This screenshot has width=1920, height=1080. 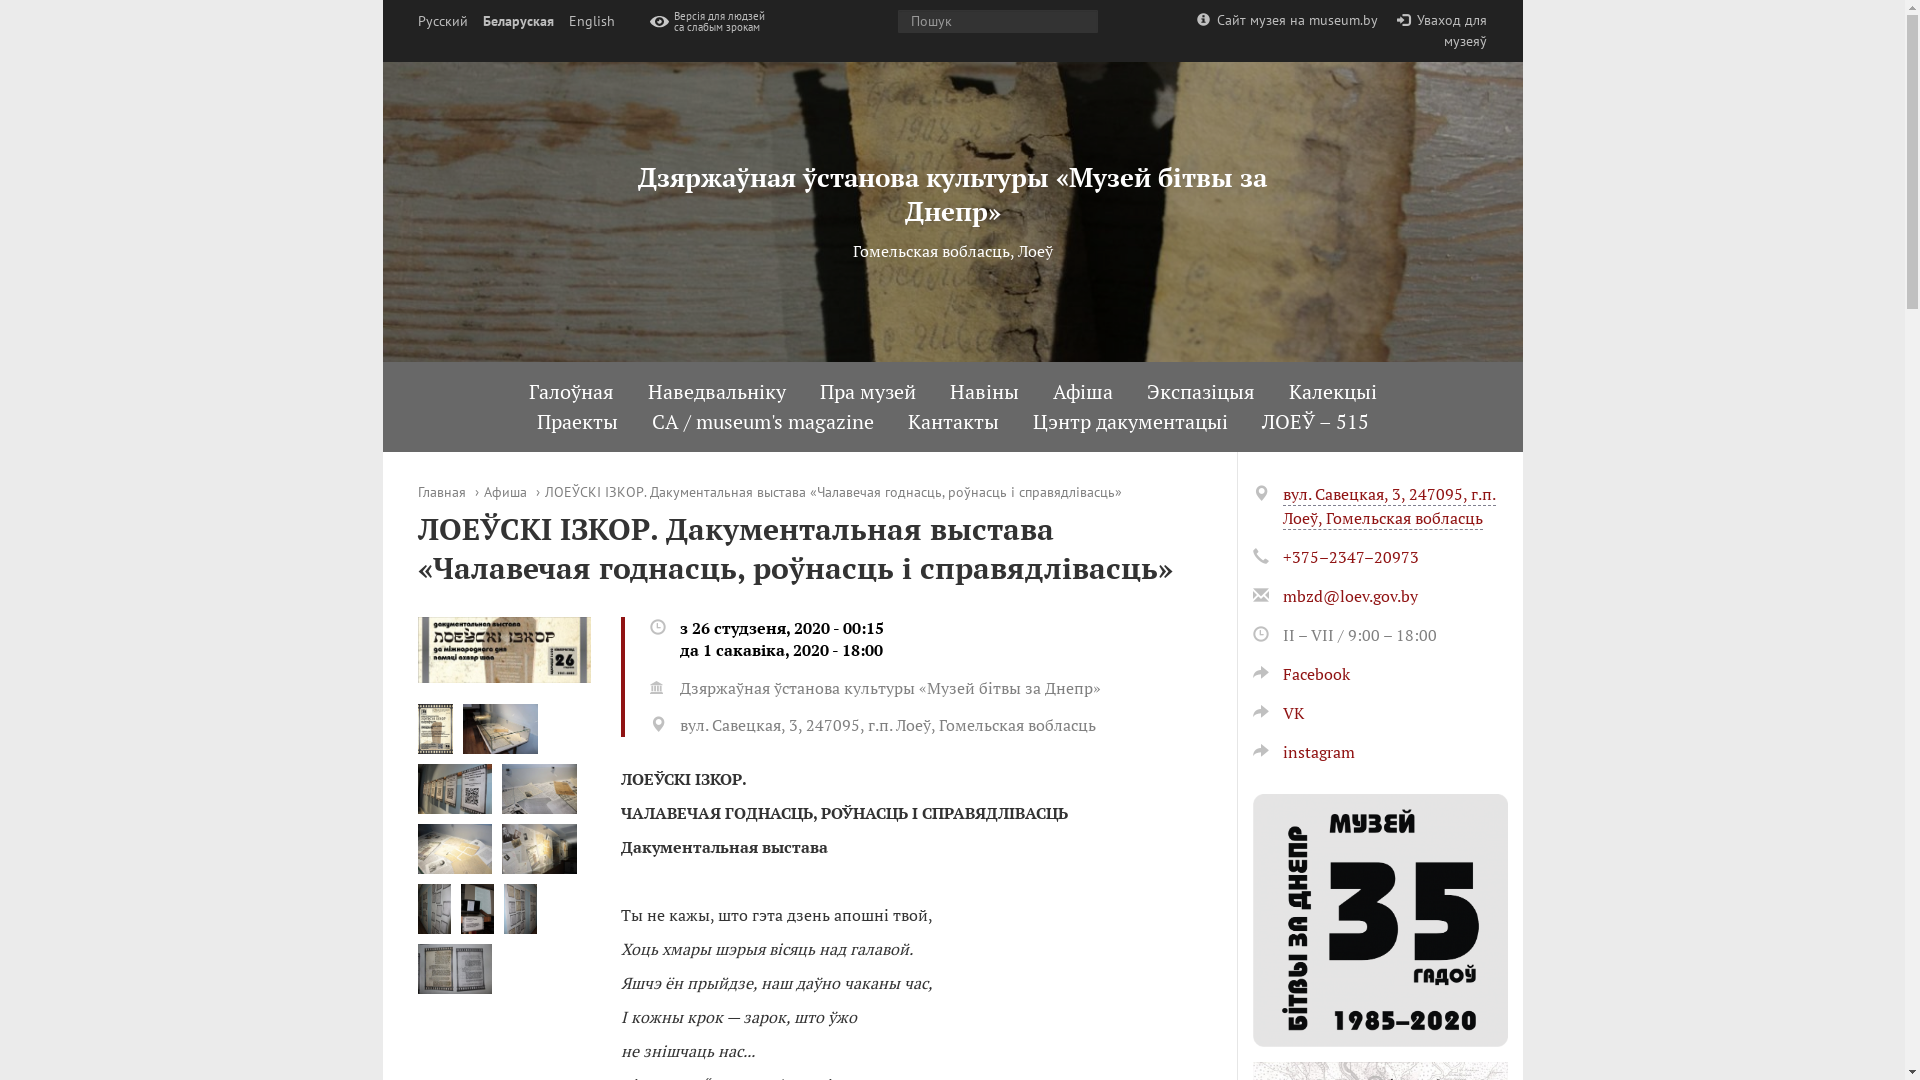 I want to click on 'English', so click(x=589, y=21).